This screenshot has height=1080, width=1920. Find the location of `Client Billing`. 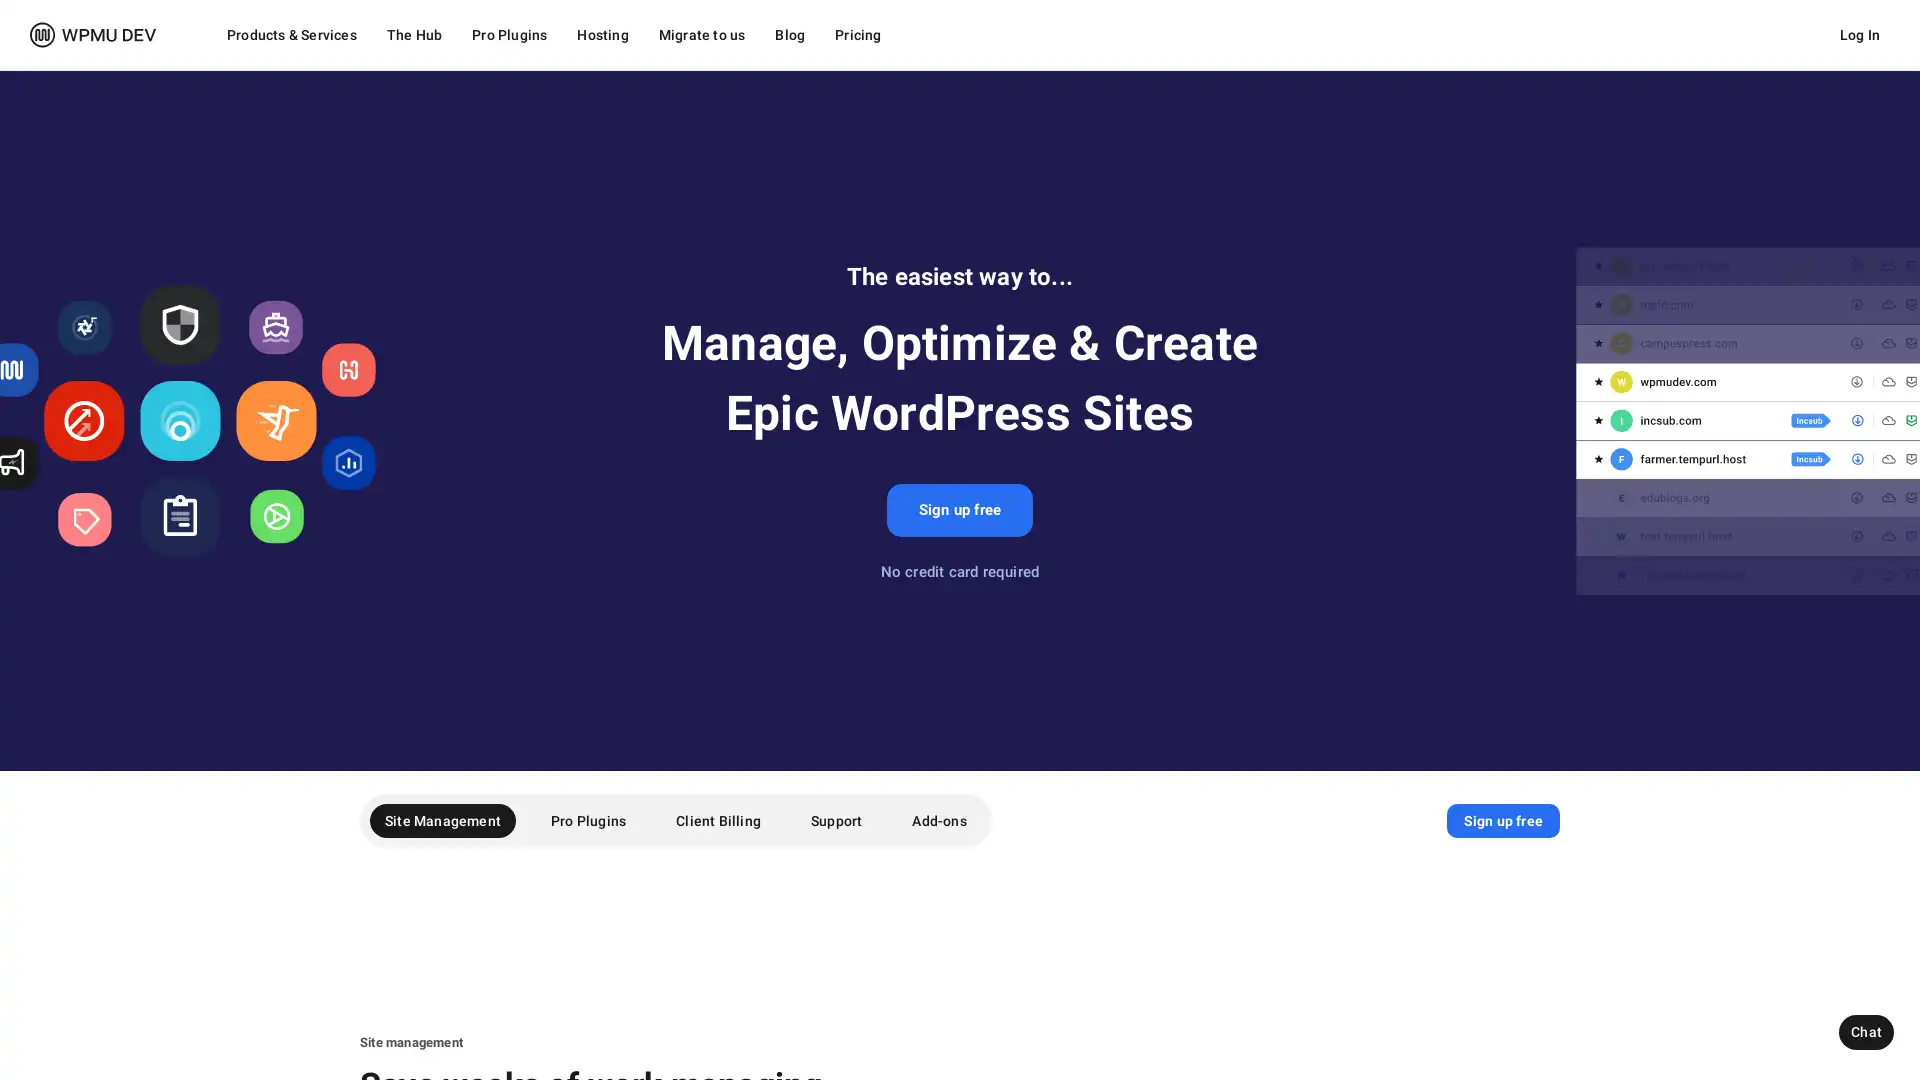

Client Billing is located at coordinates (718, 821).